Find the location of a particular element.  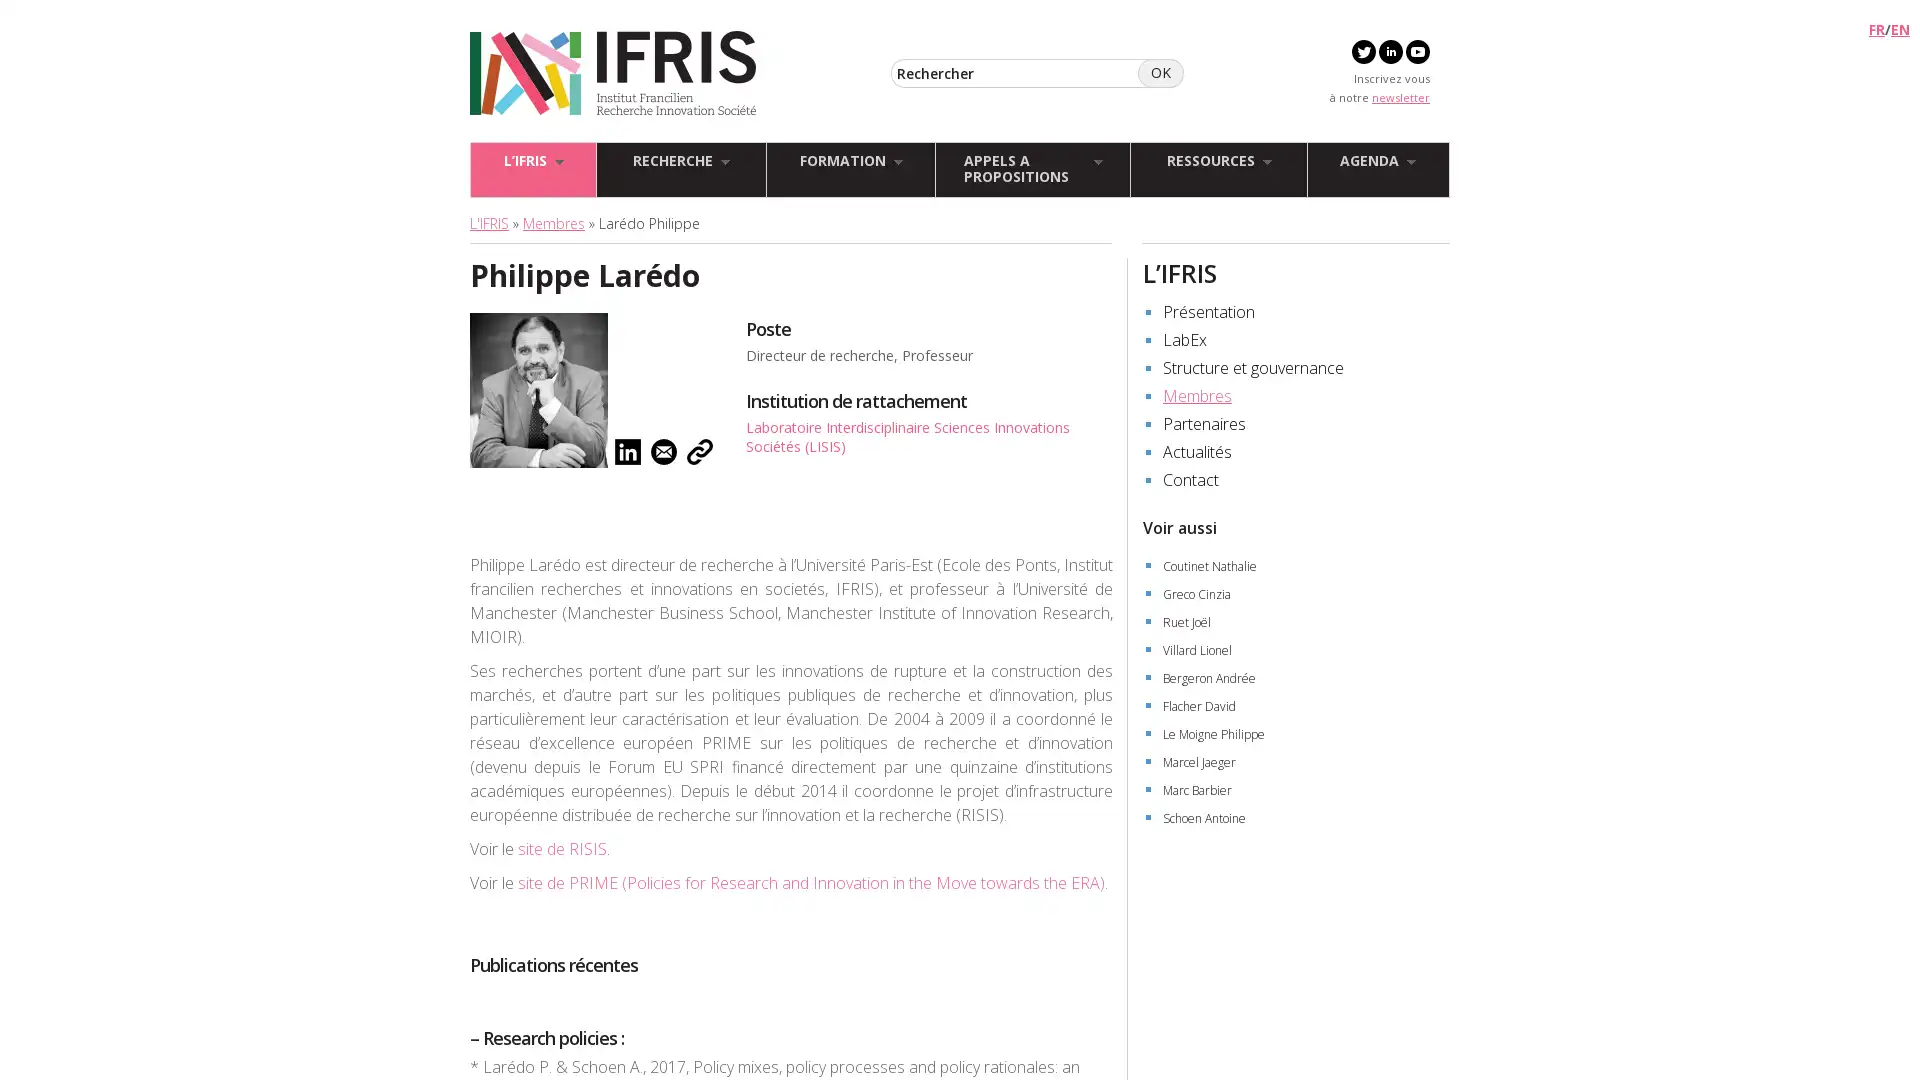

ok is located at coordinates (1161, 72).